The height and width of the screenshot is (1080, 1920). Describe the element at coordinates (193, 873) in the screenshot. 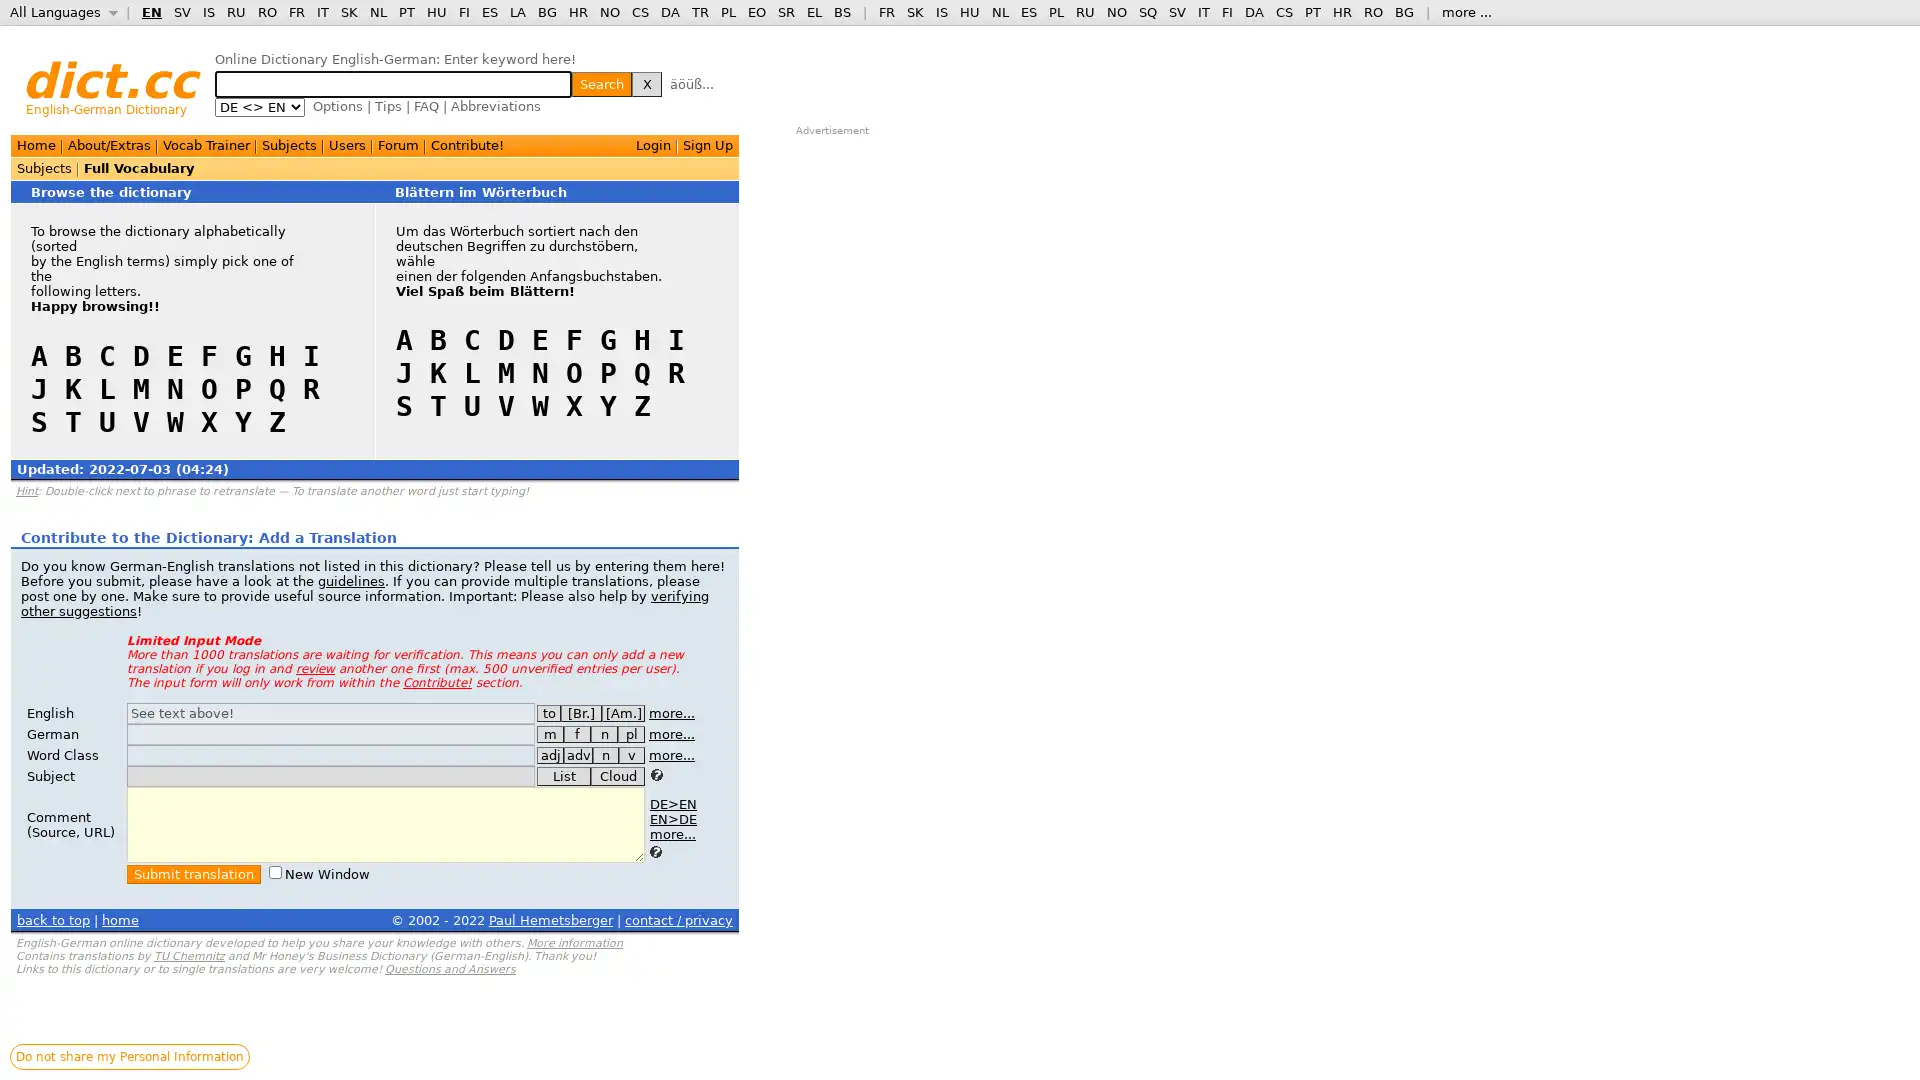

I see `Submit translation` at that location.